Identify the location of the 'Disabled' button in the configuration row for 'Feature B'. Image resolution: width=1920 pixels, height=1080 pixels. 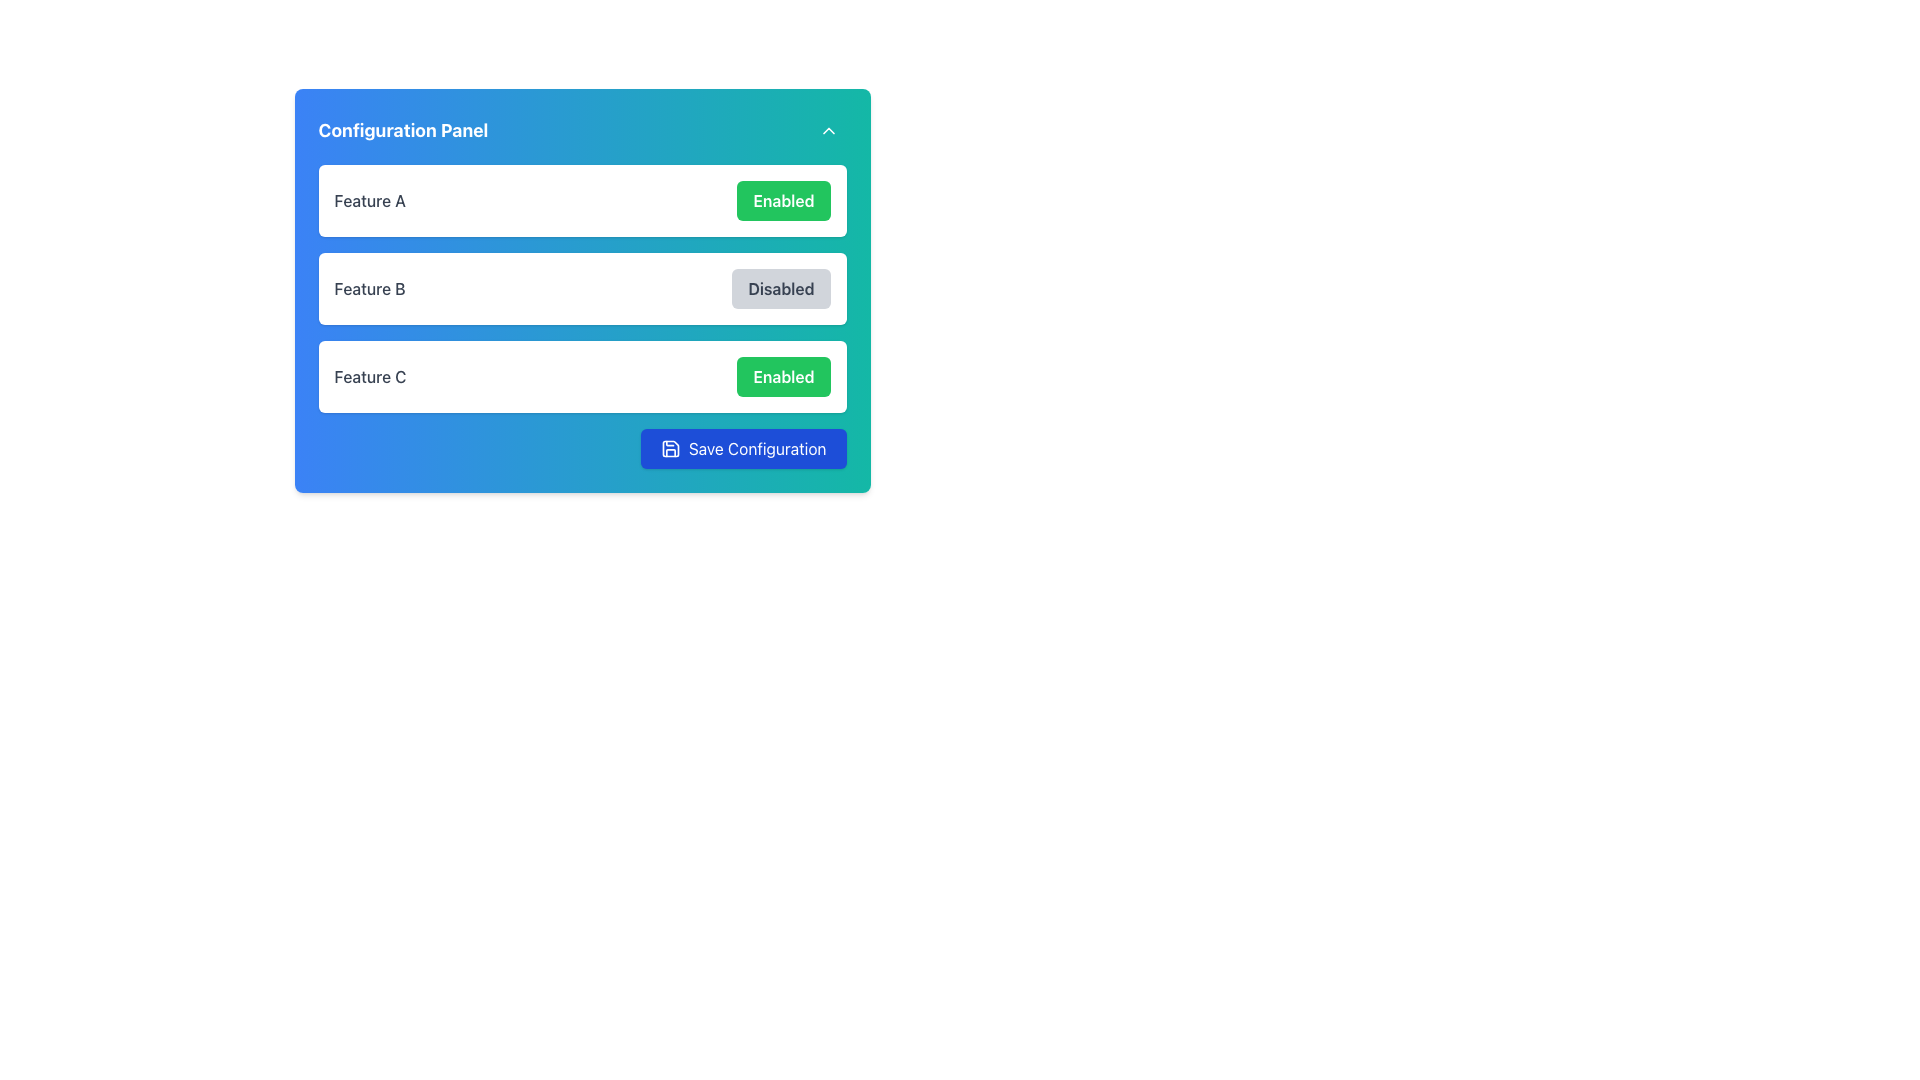
(581, 290).